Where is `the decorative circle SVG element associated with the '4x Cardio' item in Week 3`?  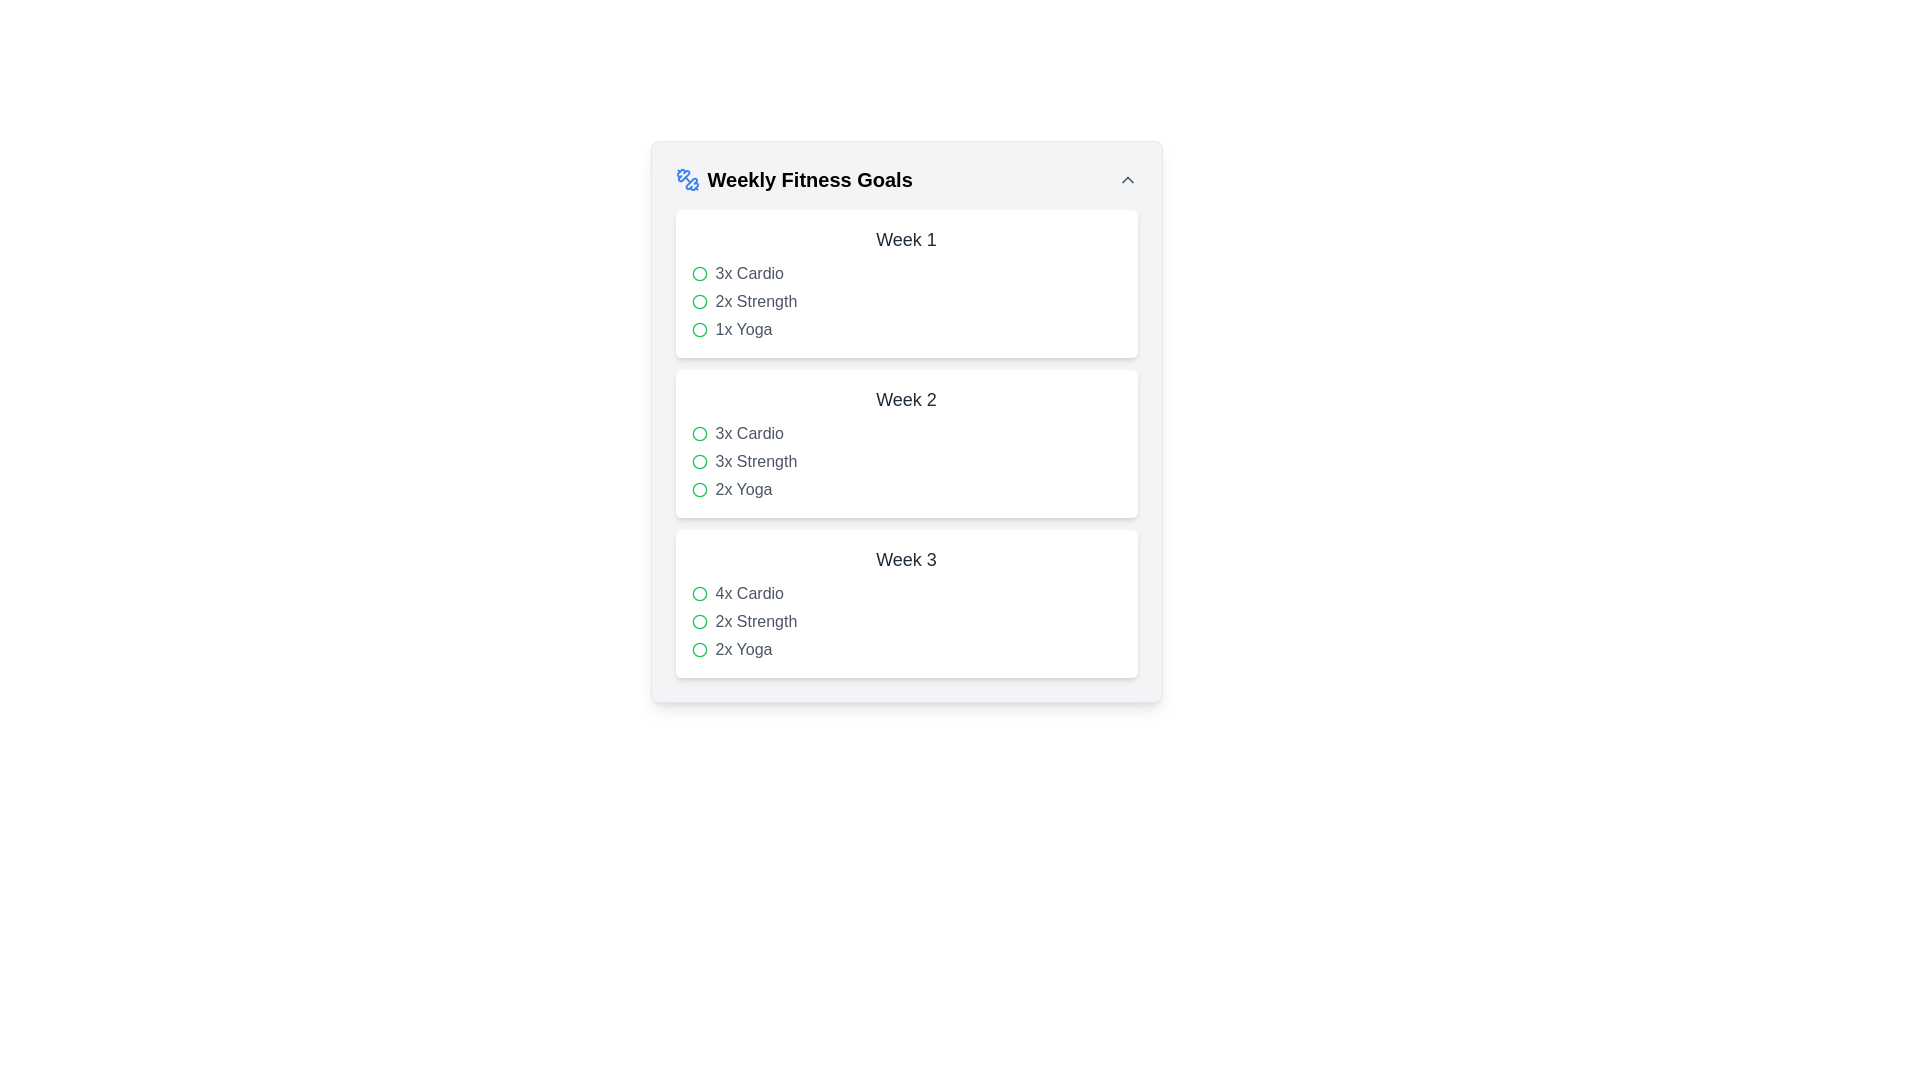 the decorative circle SVG element associated with the '4x Cardio' item in Week 3 is located at coordinates (699, 593).